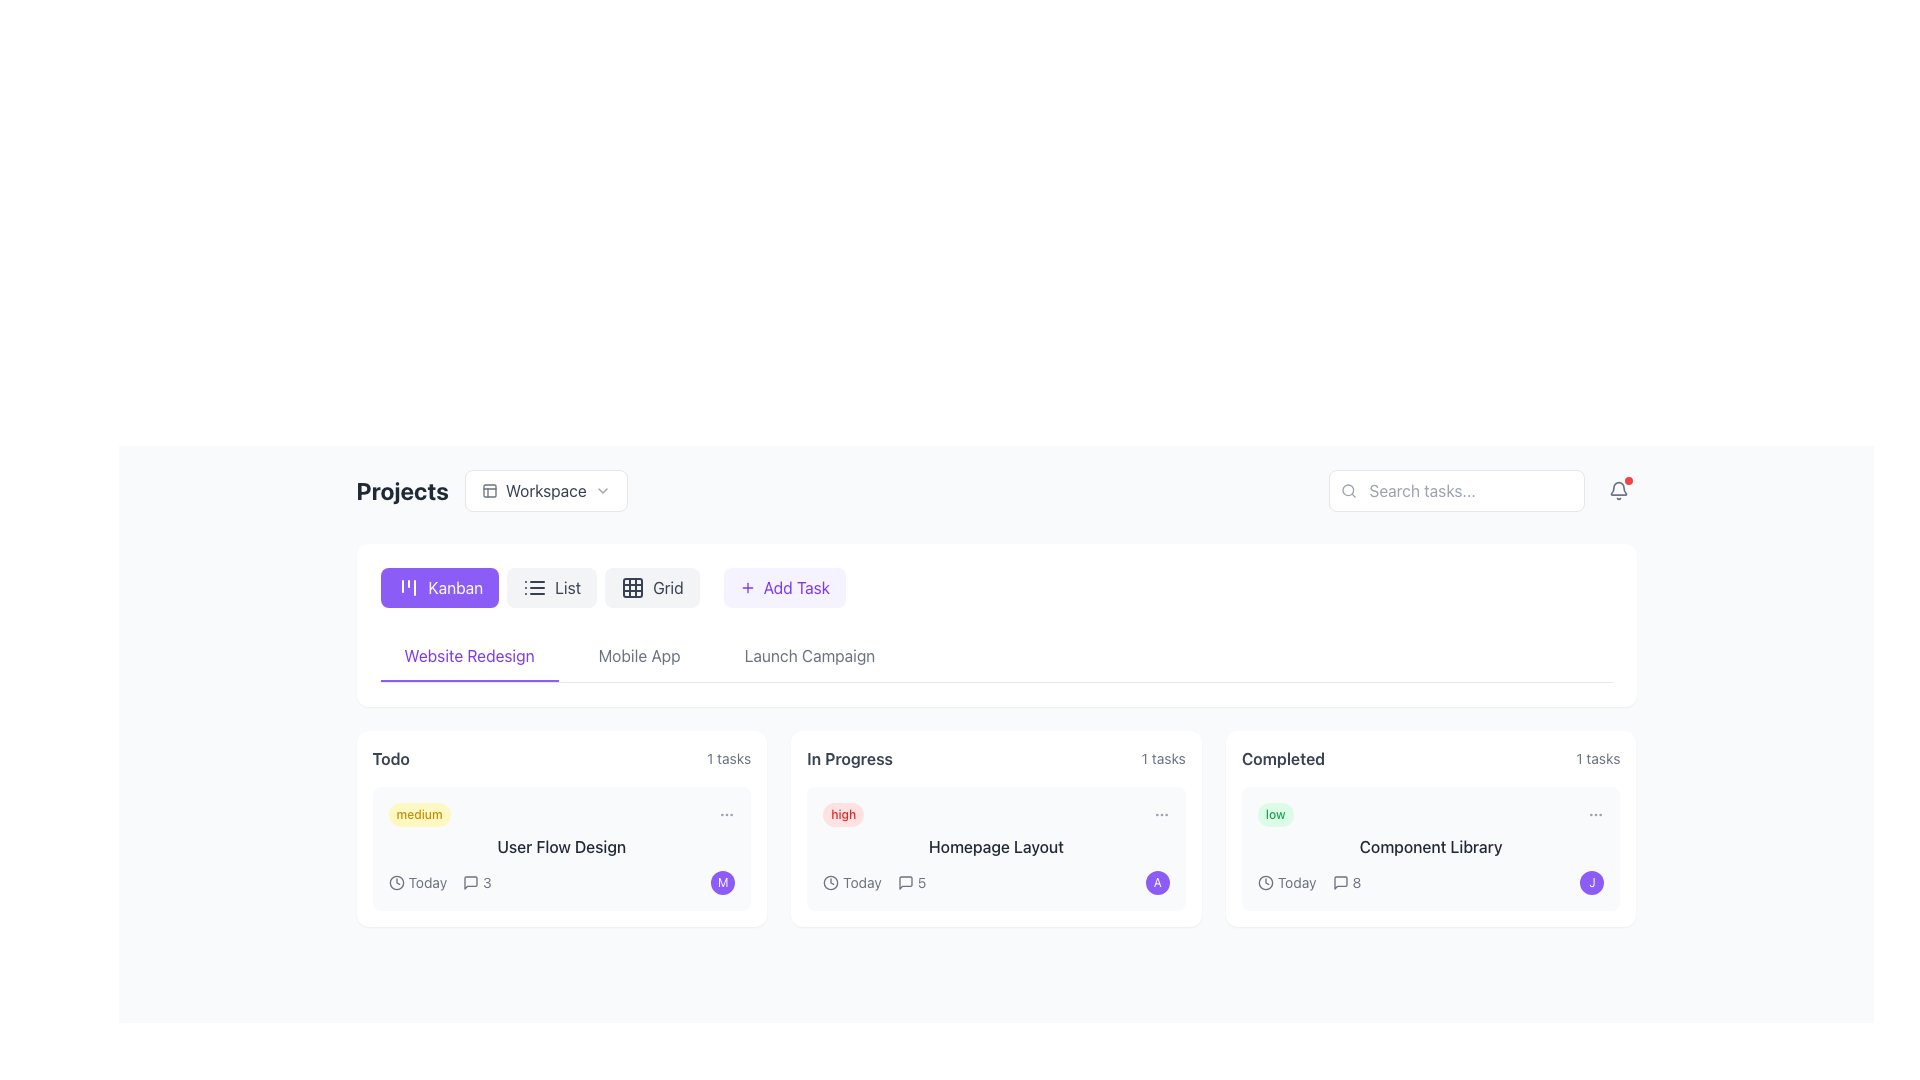  What do you see at coordinates (831, 882) in the screenshot?
I see `the Decorative SVG circle element representing the clock face located at the bottom-left of the 'In Progress' card section` at bounding box center [831, 882].